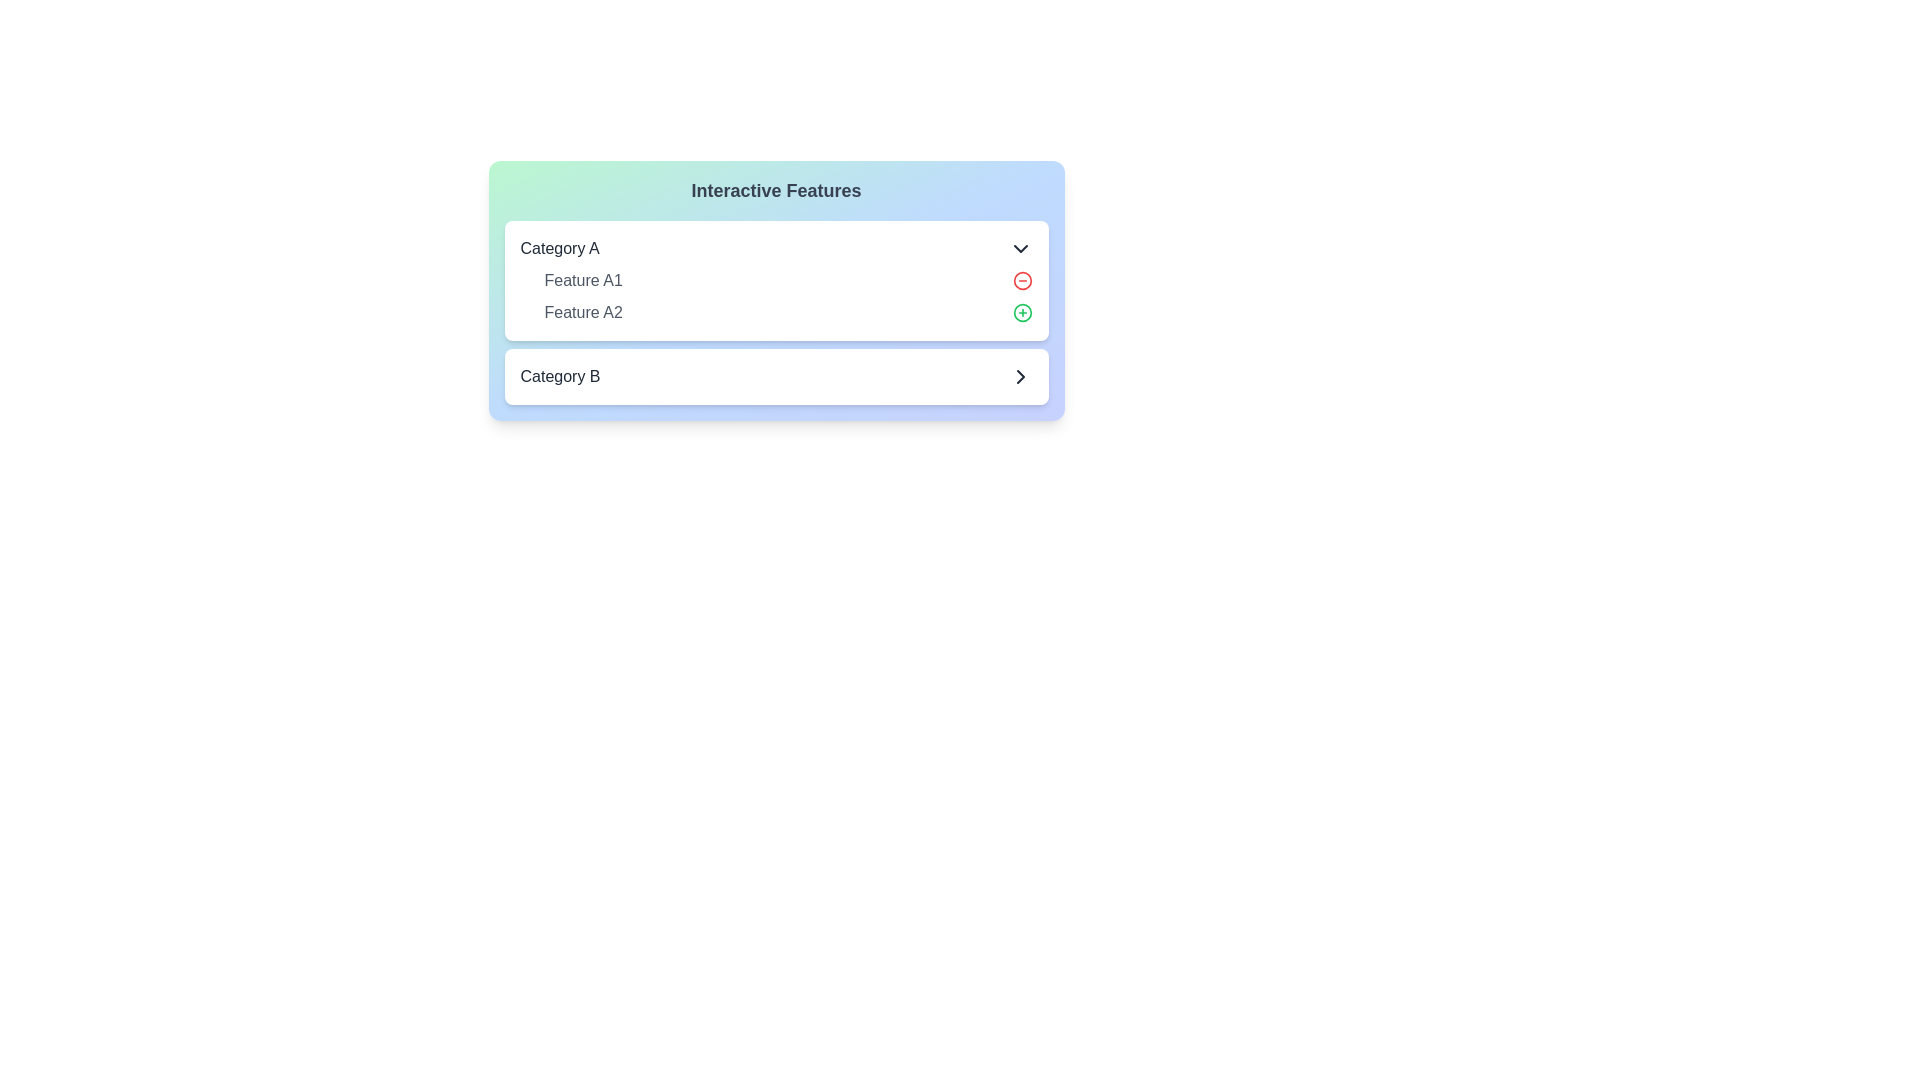  Describe the element at coordinates (1020, 377) in the screenshot. I see `the Chevron Icon` at that location.